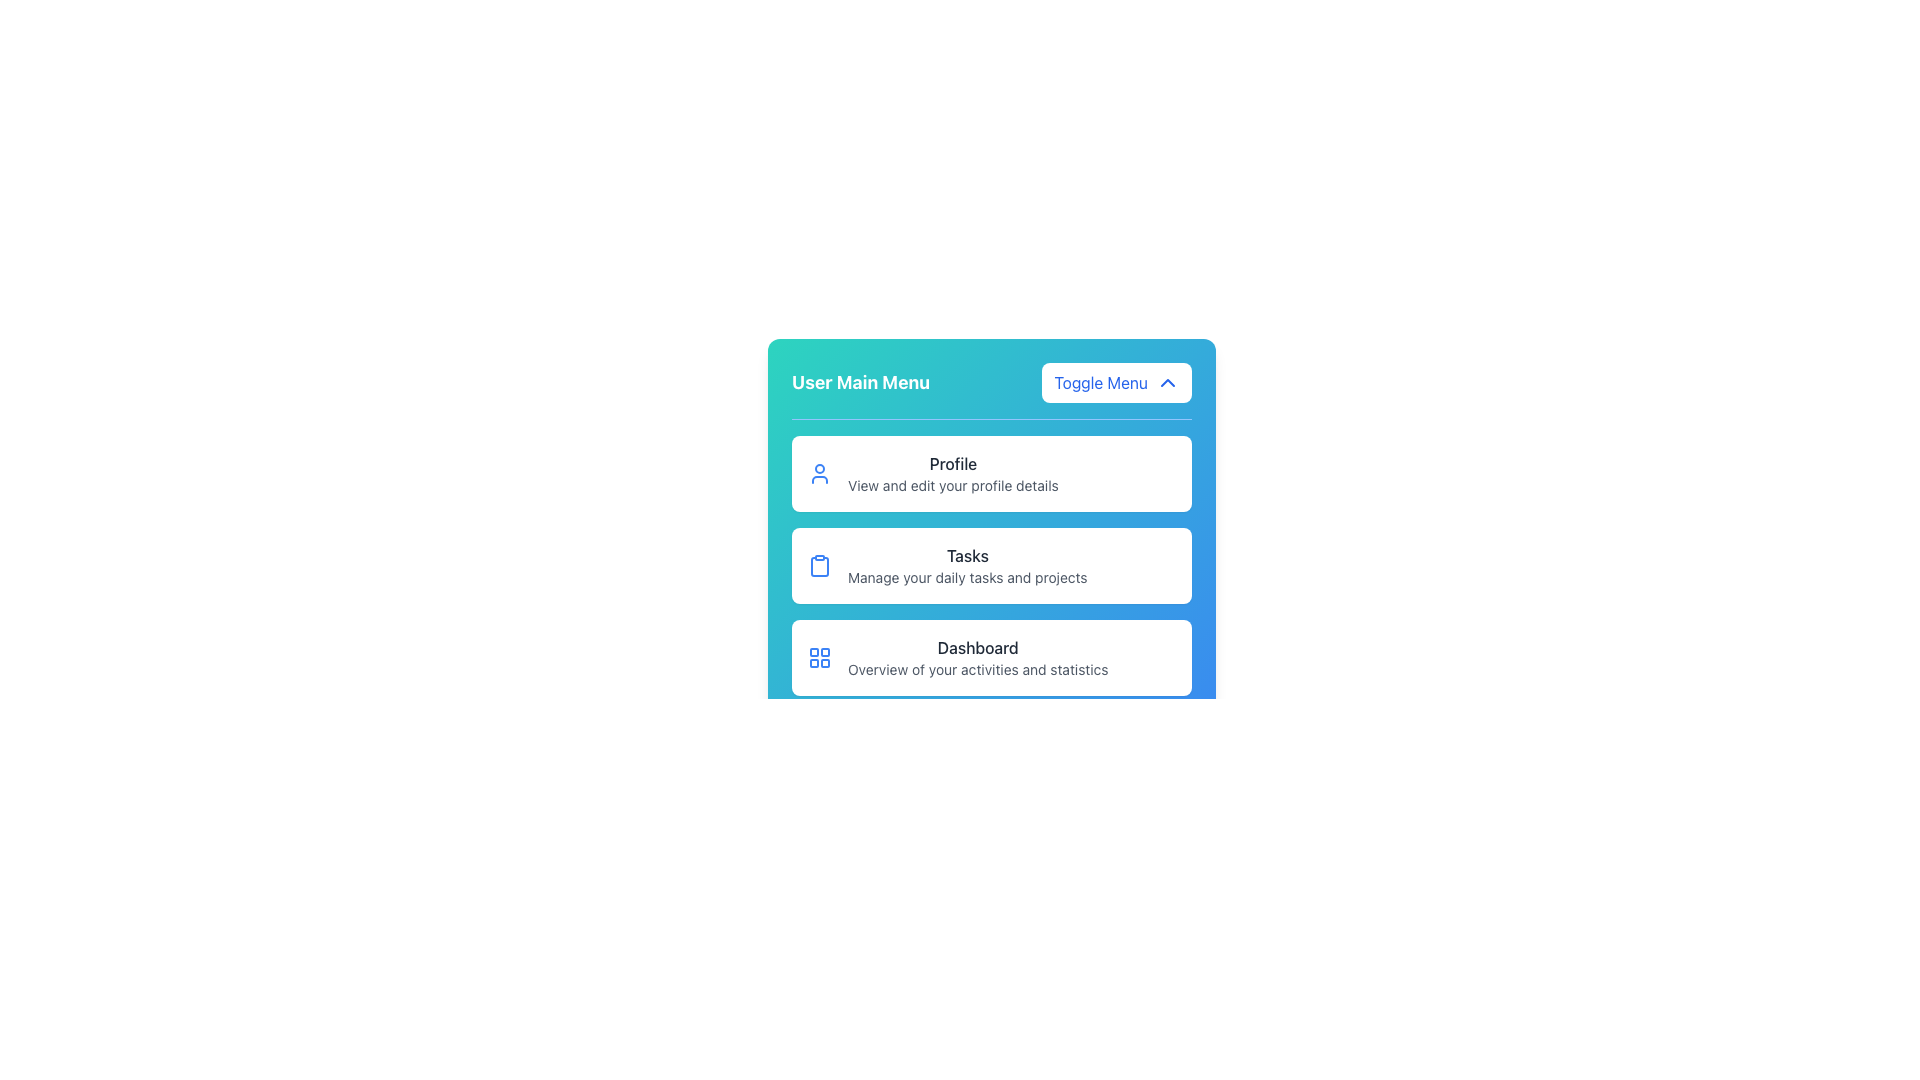  Describe the element at coordinates (992, 566) in the screenshot. I see `the second Navigation Card in the User Main Menu` at that location.